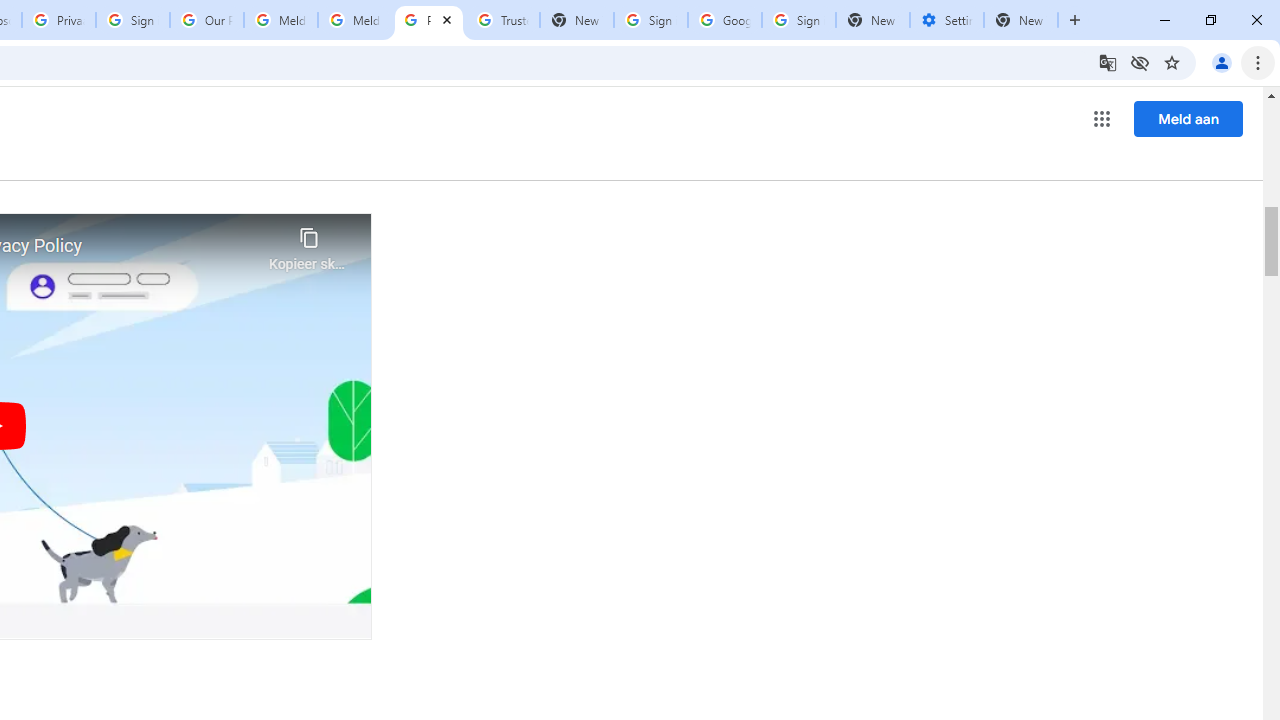  Describe the element at coordinates (1106, 61) in the screenshot. I see `'Translate this page'` at that location.